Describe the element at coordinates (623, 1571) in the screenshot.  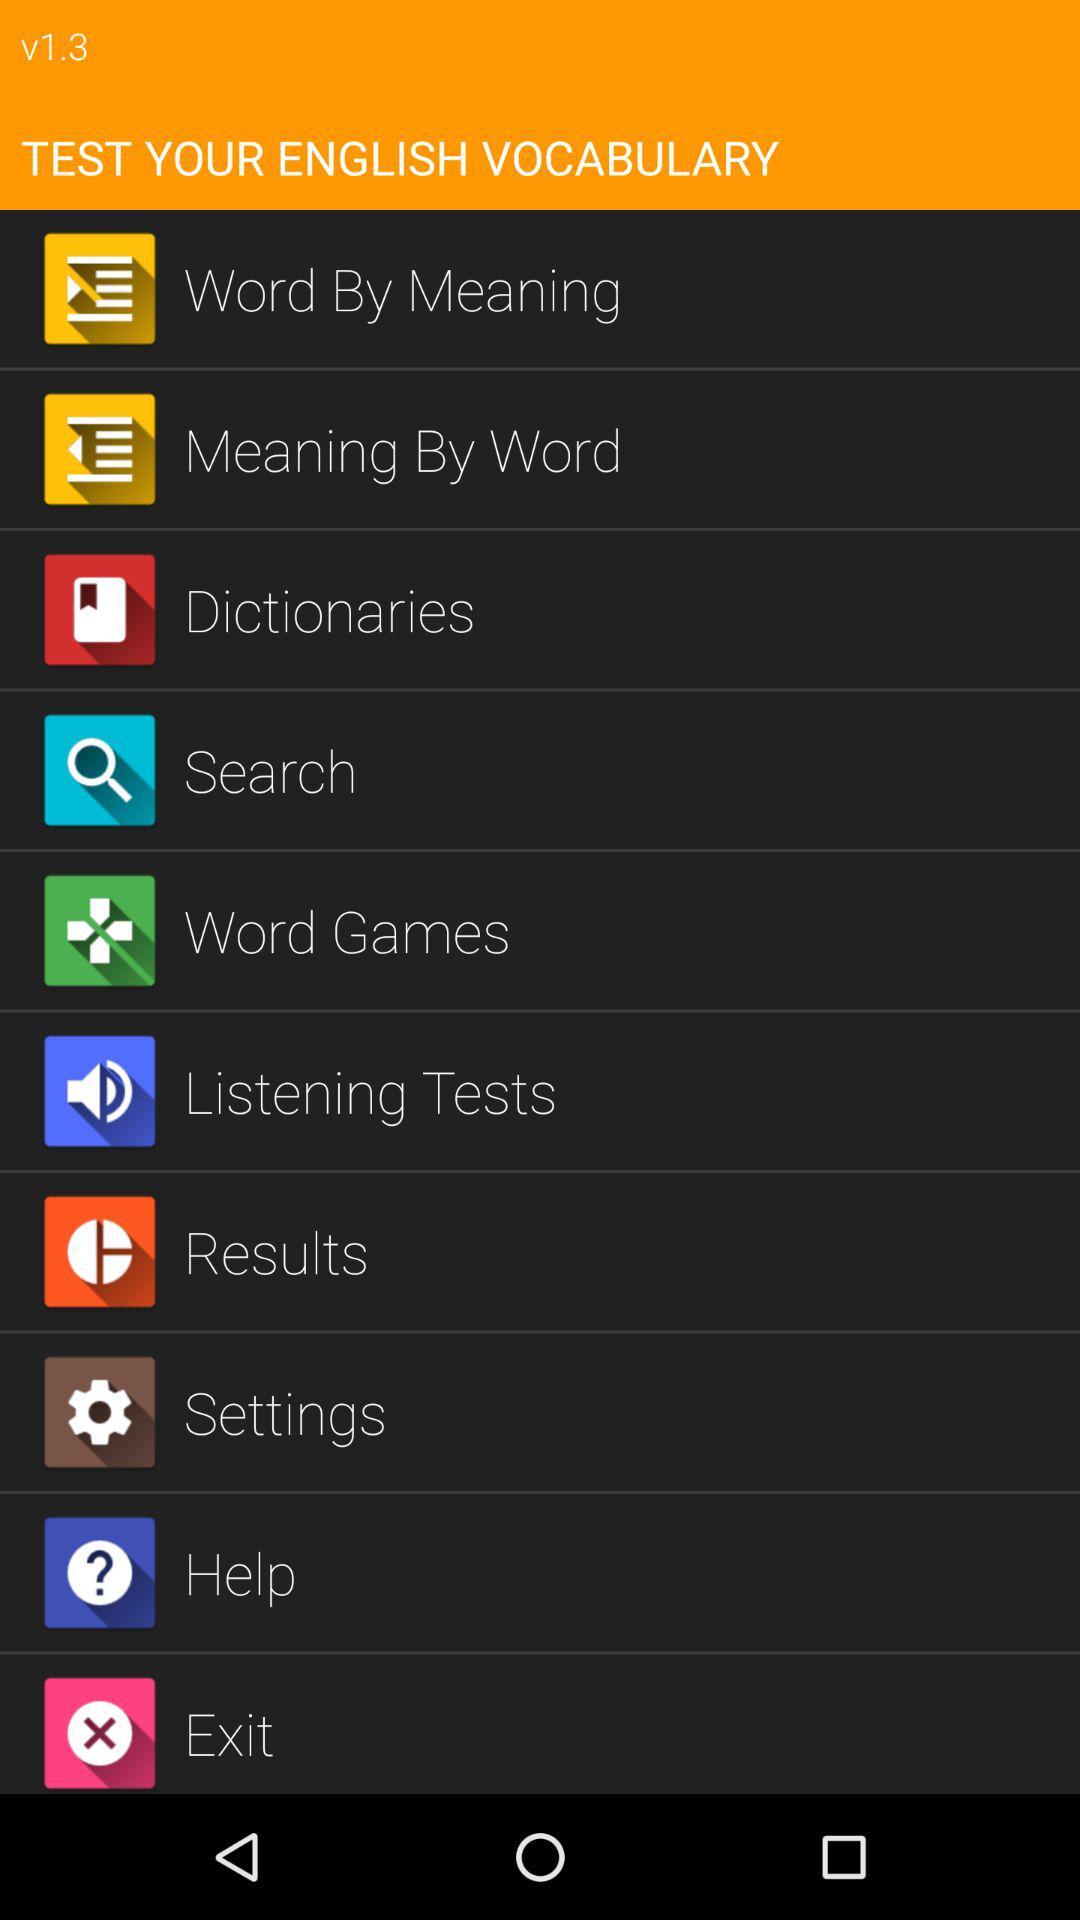
I see `the app below the settings icon` at that location.